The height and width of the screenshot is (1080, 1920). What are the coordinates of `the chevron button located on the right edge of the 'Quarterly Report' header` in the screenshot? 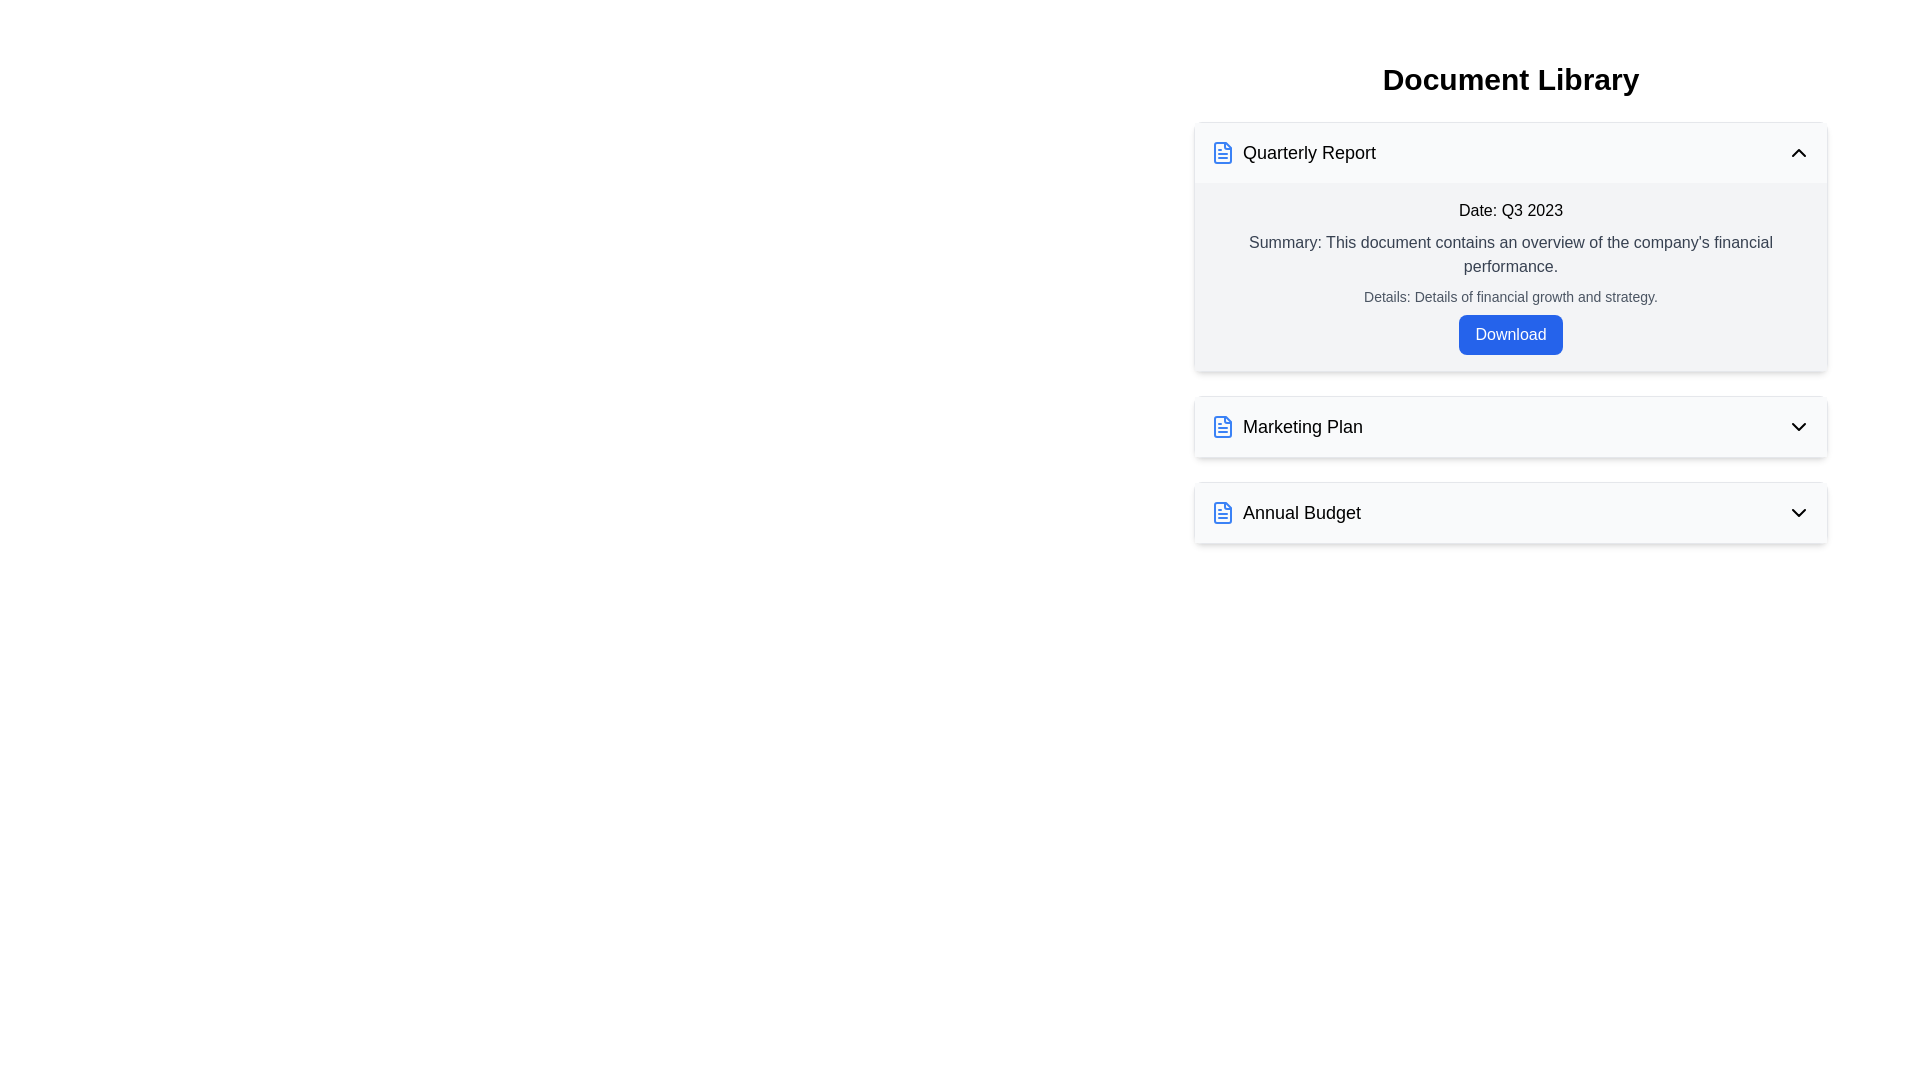 It's located at (1799, 152).